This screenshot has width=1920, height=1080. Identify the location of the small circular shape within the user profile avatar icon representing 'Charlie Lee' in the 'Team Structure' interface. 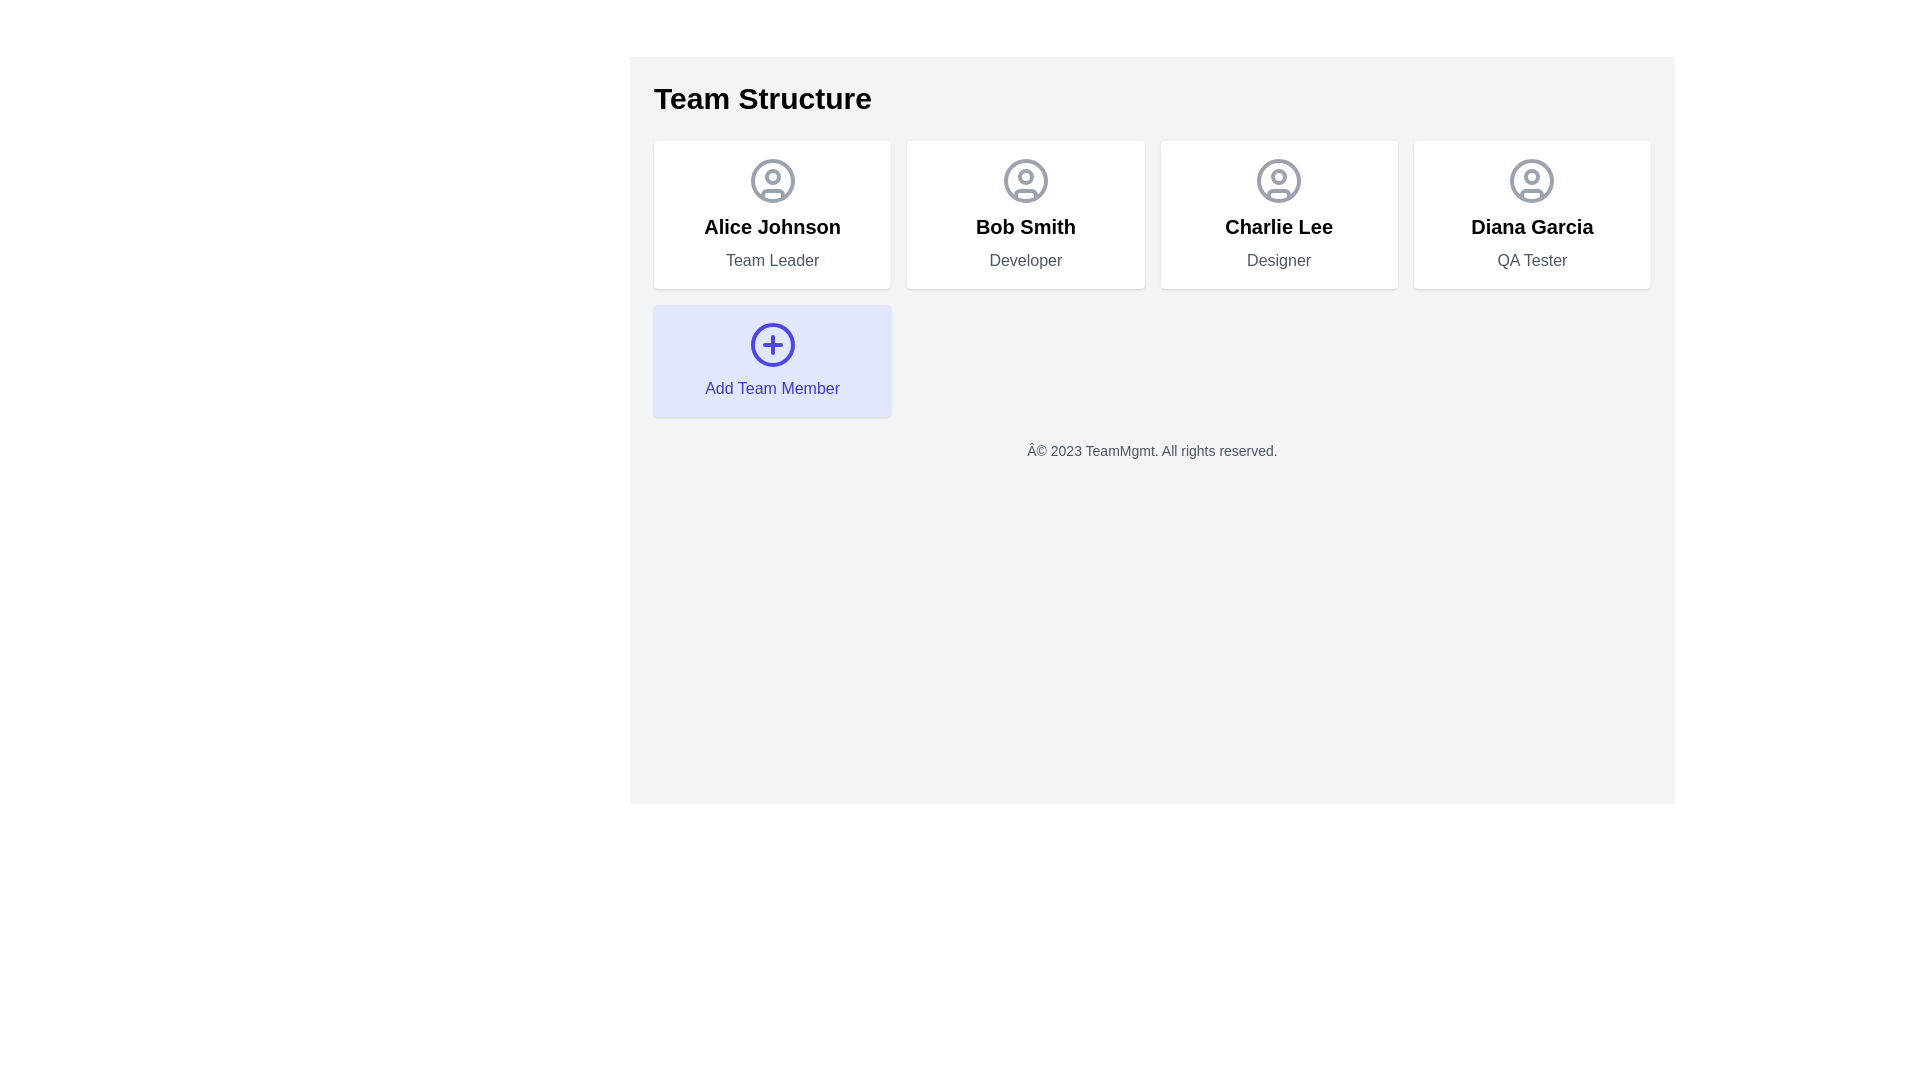
(1278, 176).